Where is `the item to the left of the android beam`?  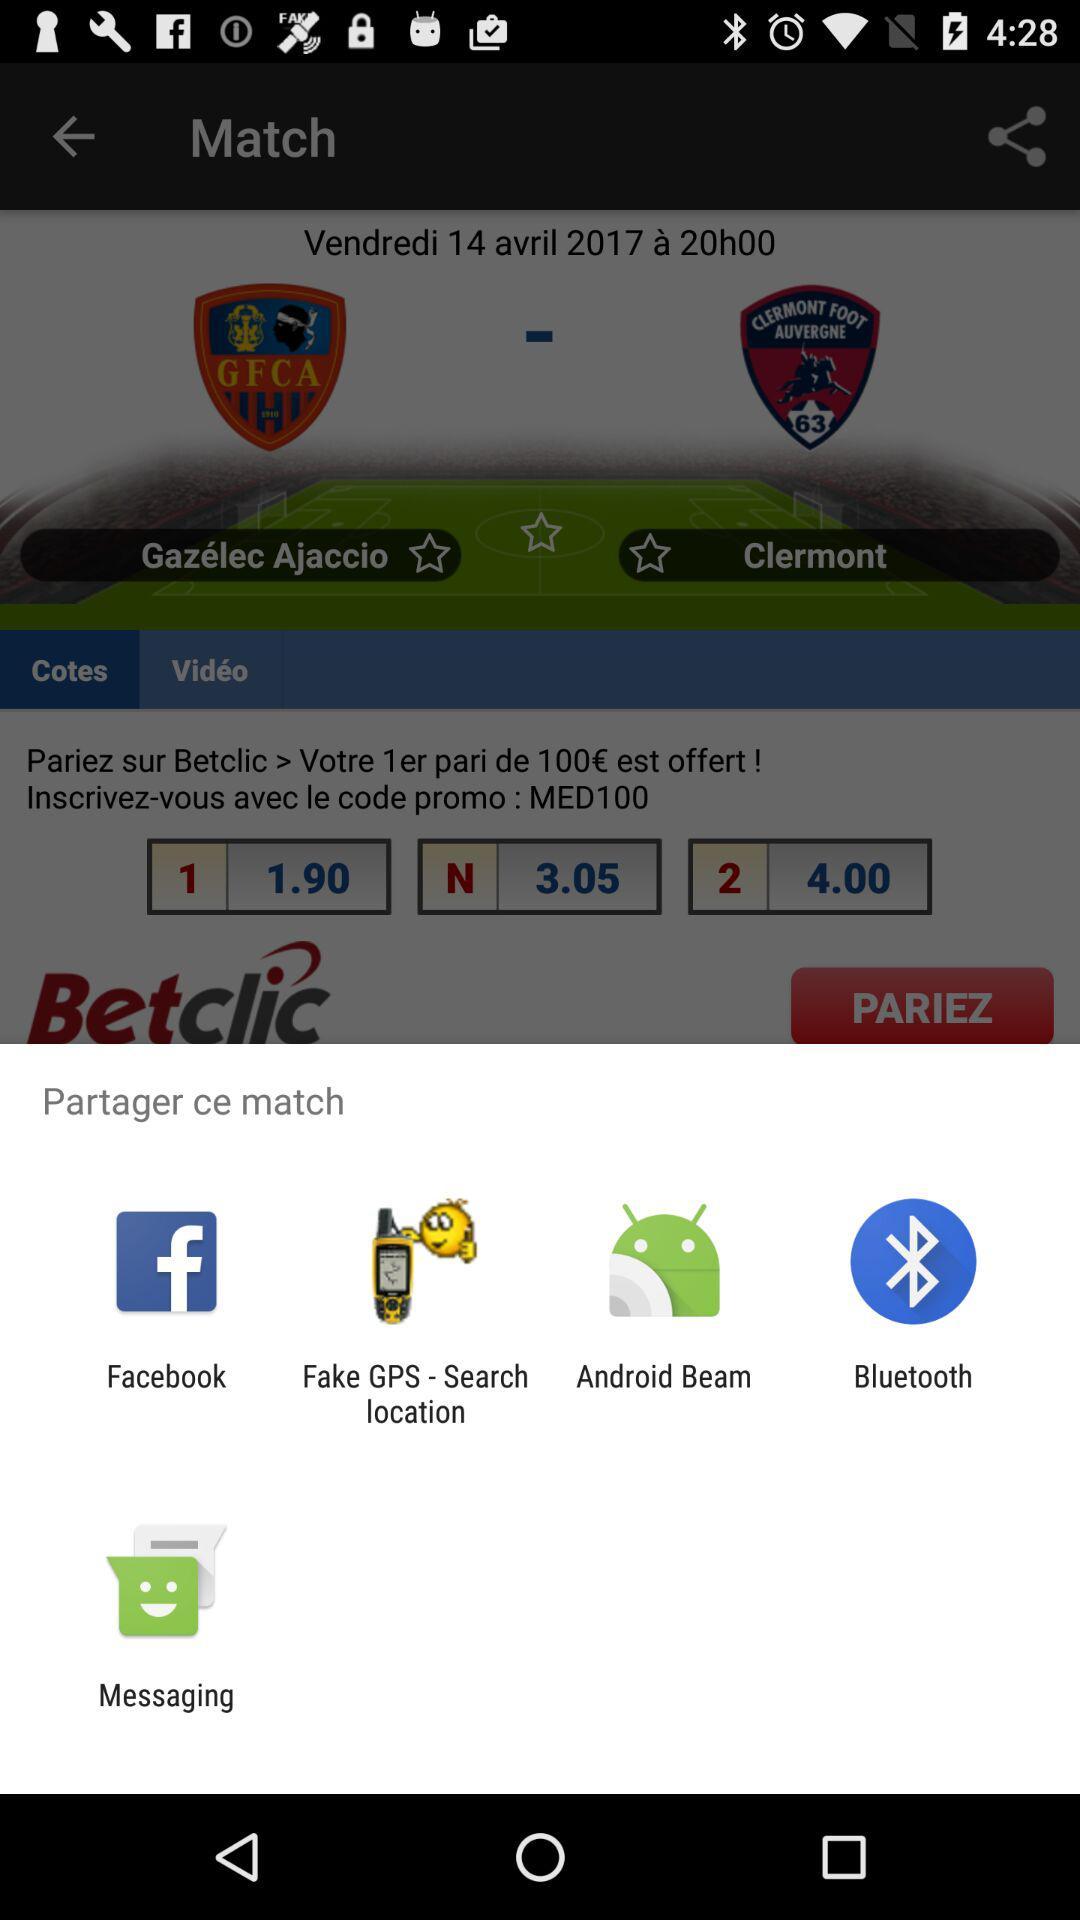 the item to the left of the android beam is located at coordinates (414, 1392).